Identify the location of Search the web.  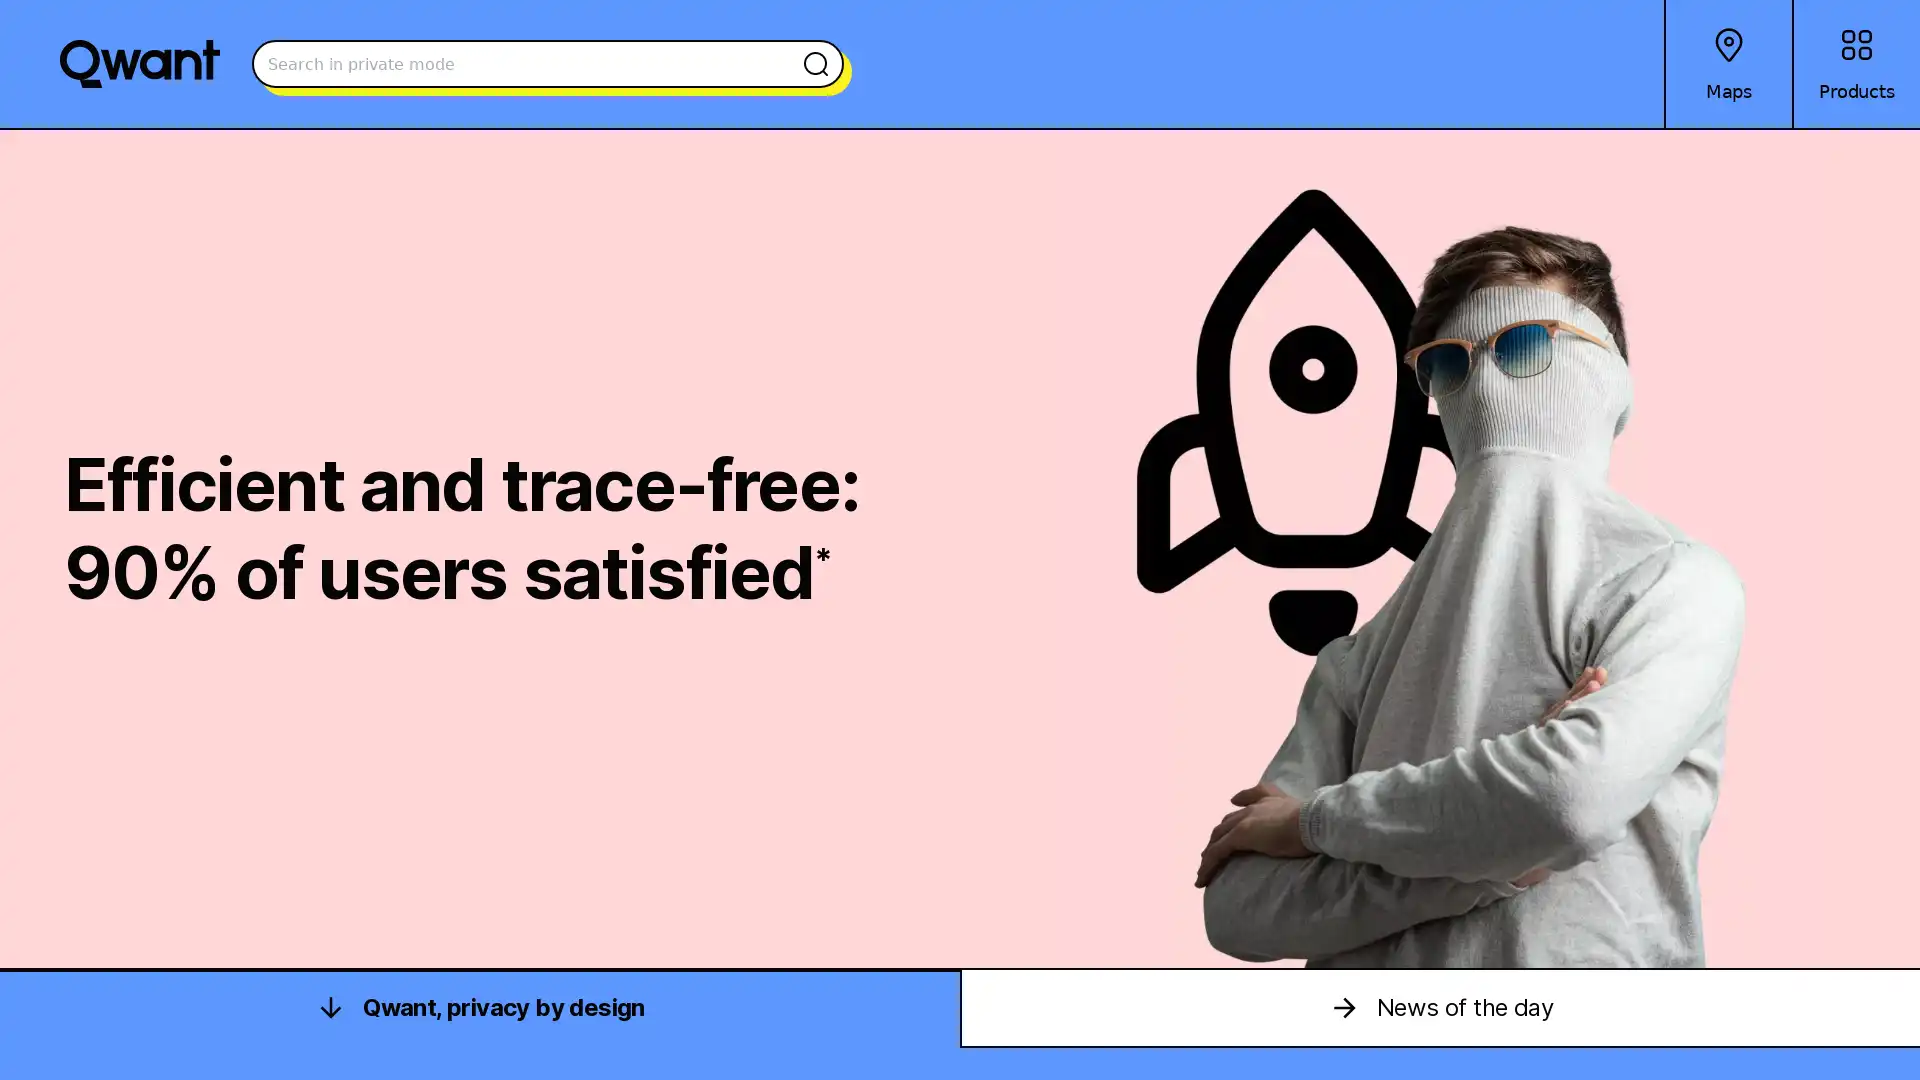
(816, 63).